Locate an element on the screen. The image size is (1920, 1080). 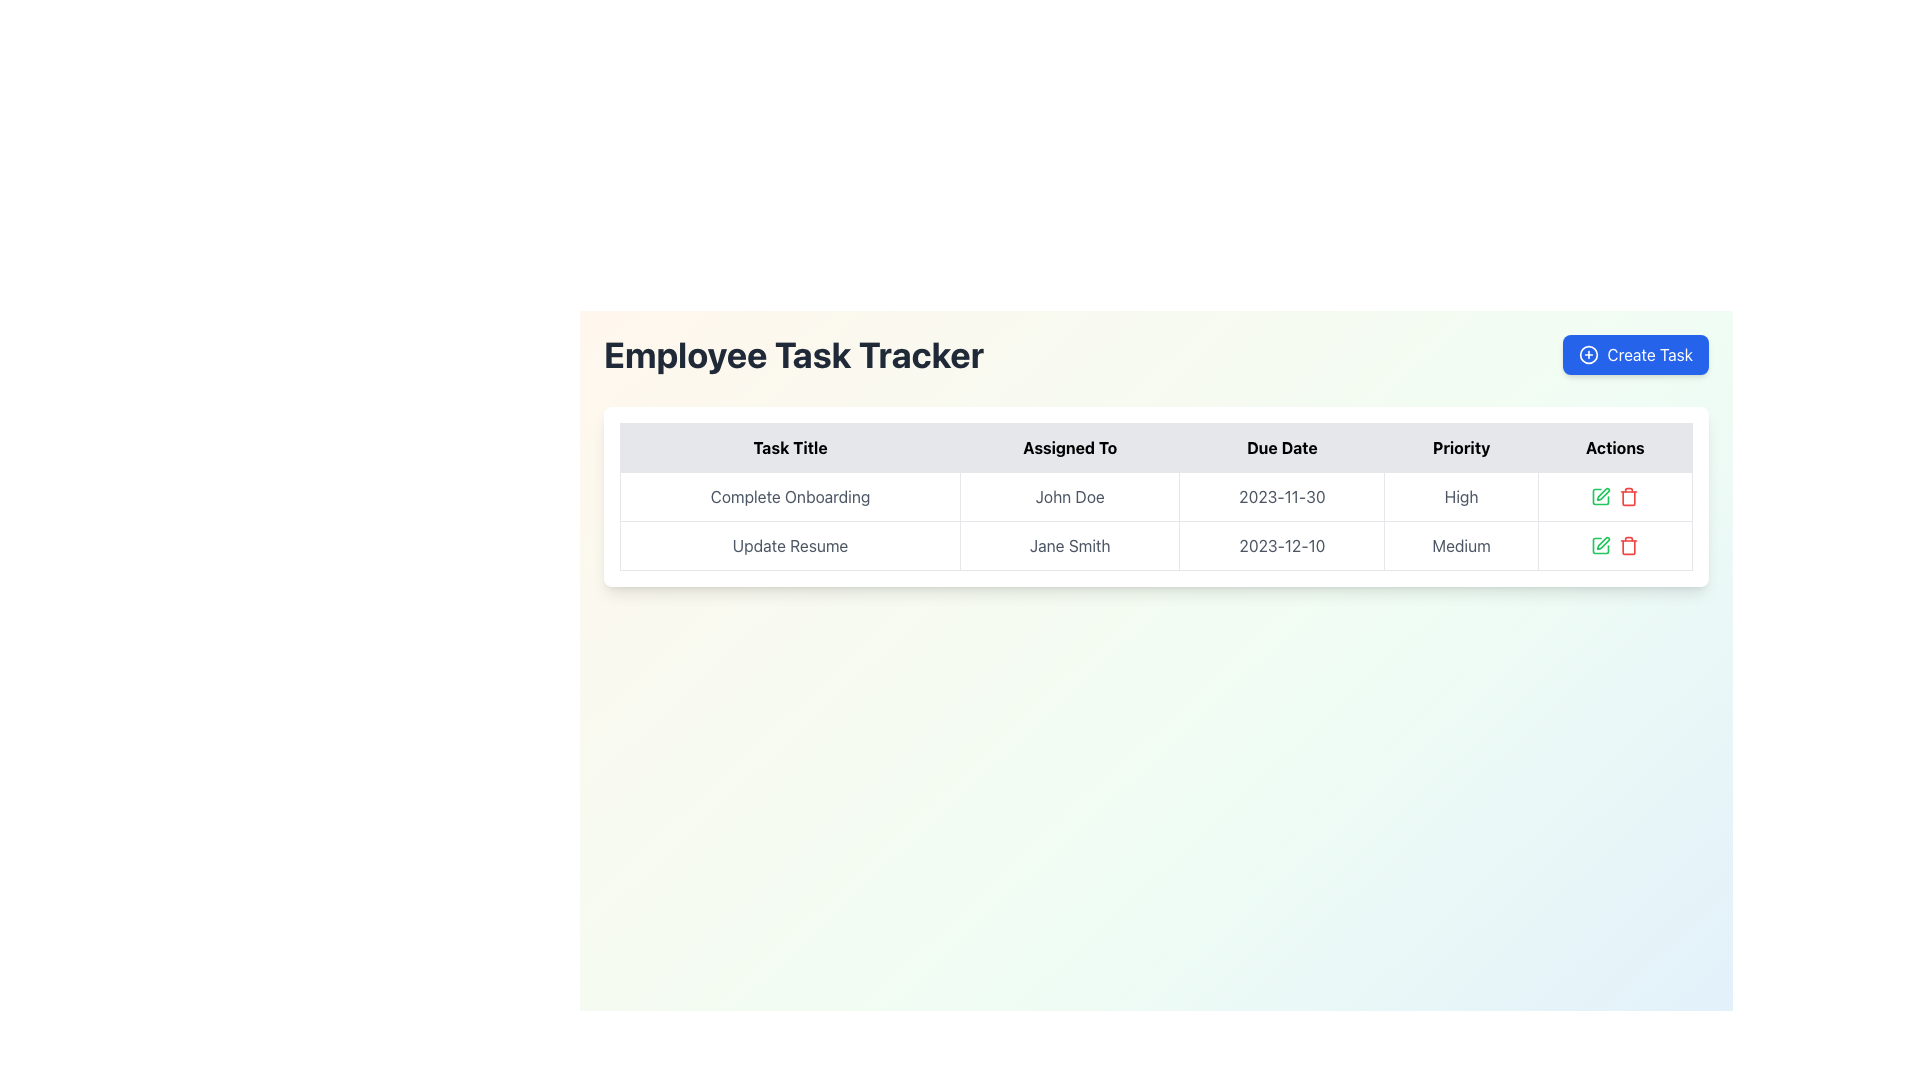
the text label displaying 'Jane Smith' in the 'Assigned To' column of the task table, located in the second row is located at coordinates (1069, 546).